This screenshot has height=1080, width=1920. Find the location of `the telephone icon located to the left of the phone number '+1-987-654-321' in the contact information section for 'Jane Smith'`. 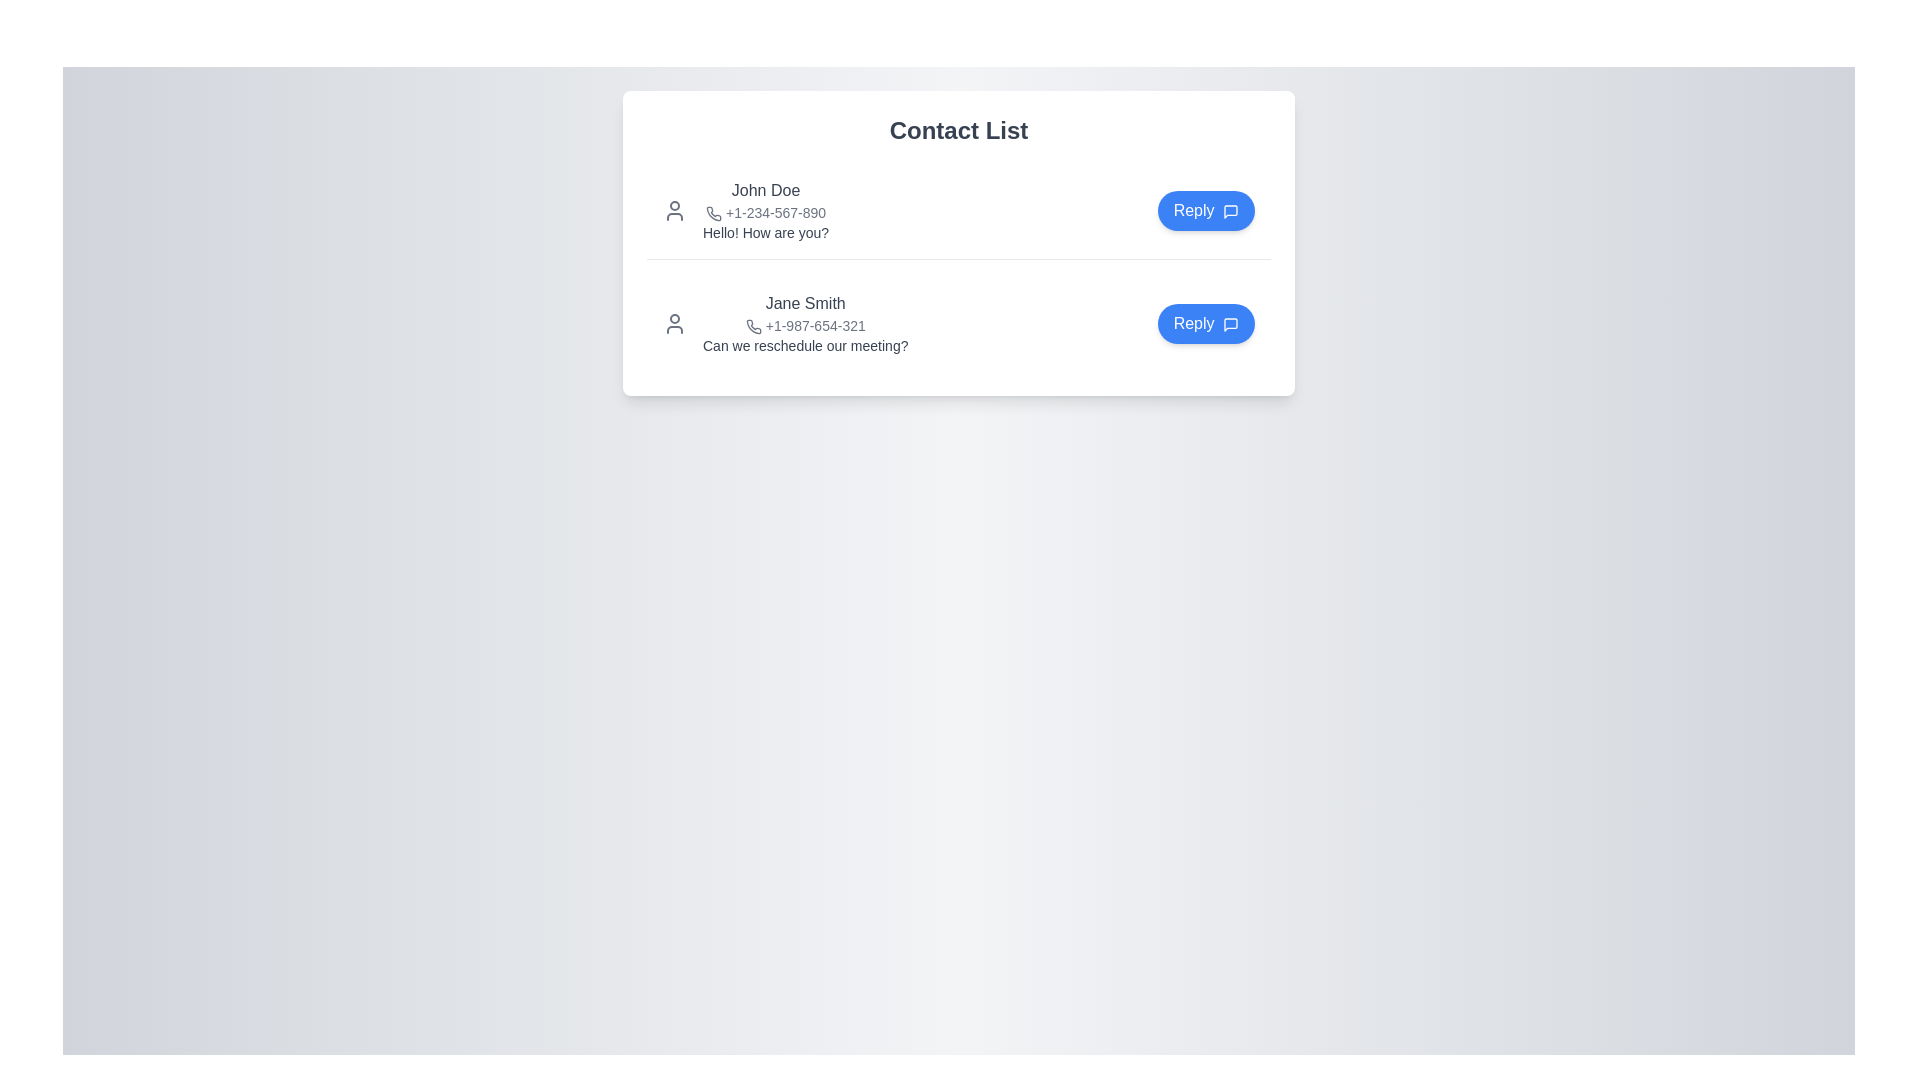

the telephone icon located to the left of the phone number '+1-987-654-321' in the contact information section for 'Jane Smith' is located at coordinates (752, 326).